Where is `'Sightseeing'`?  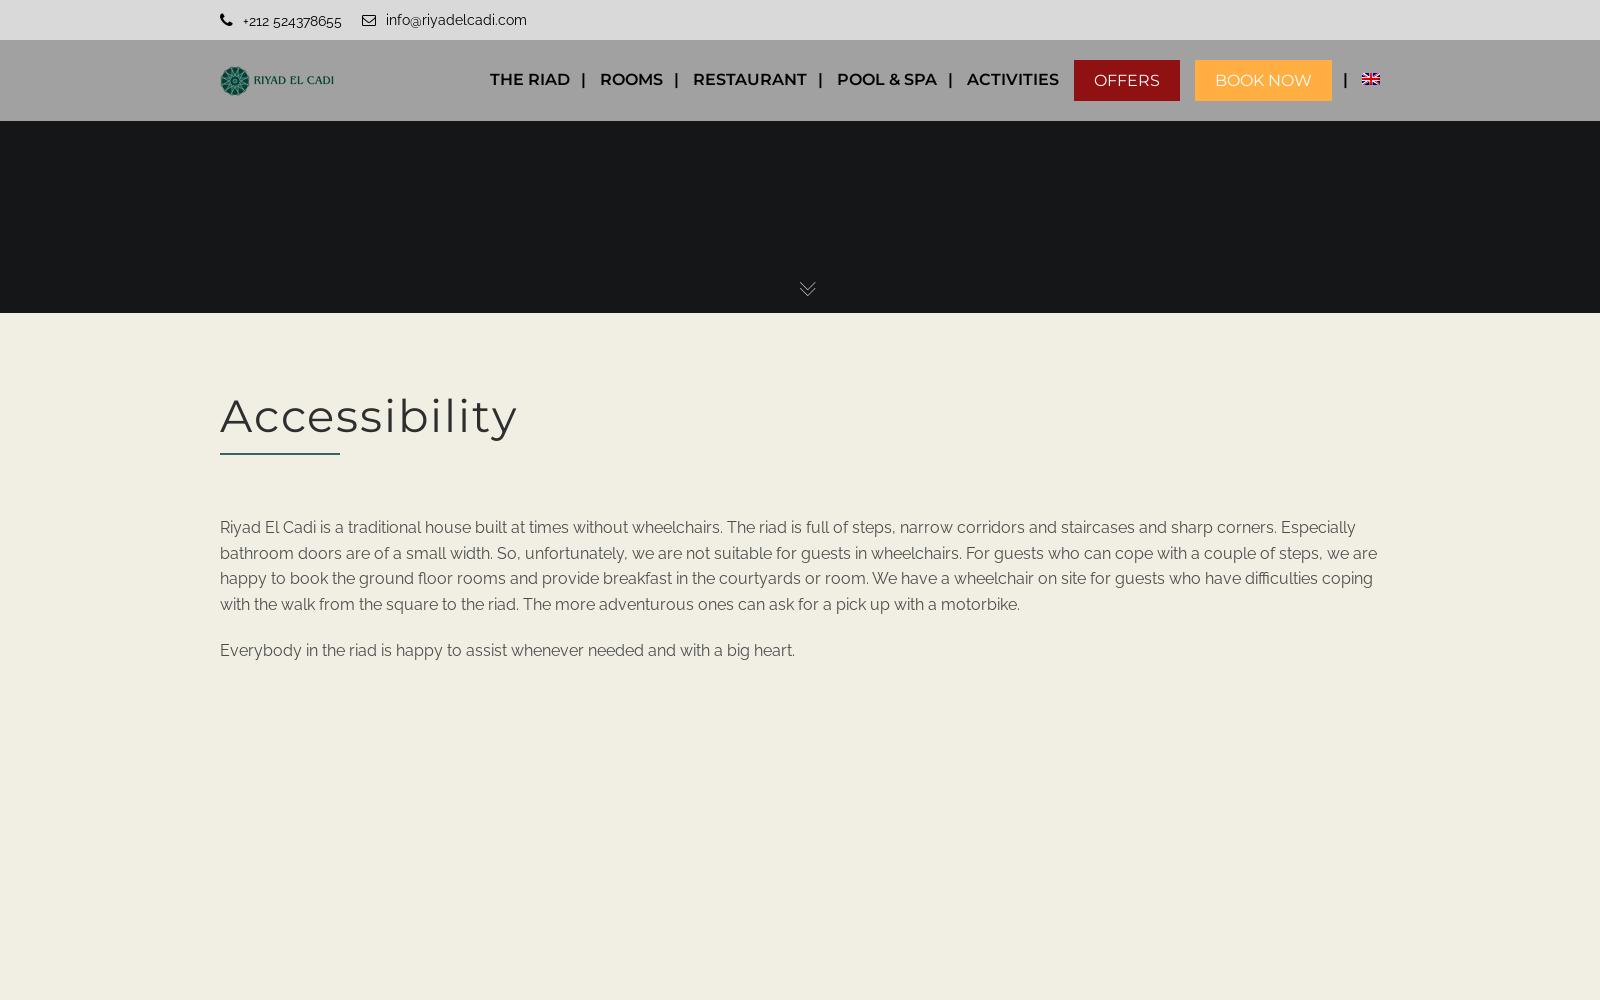 'Sightseeing' is located at coordinates (1027, 244).